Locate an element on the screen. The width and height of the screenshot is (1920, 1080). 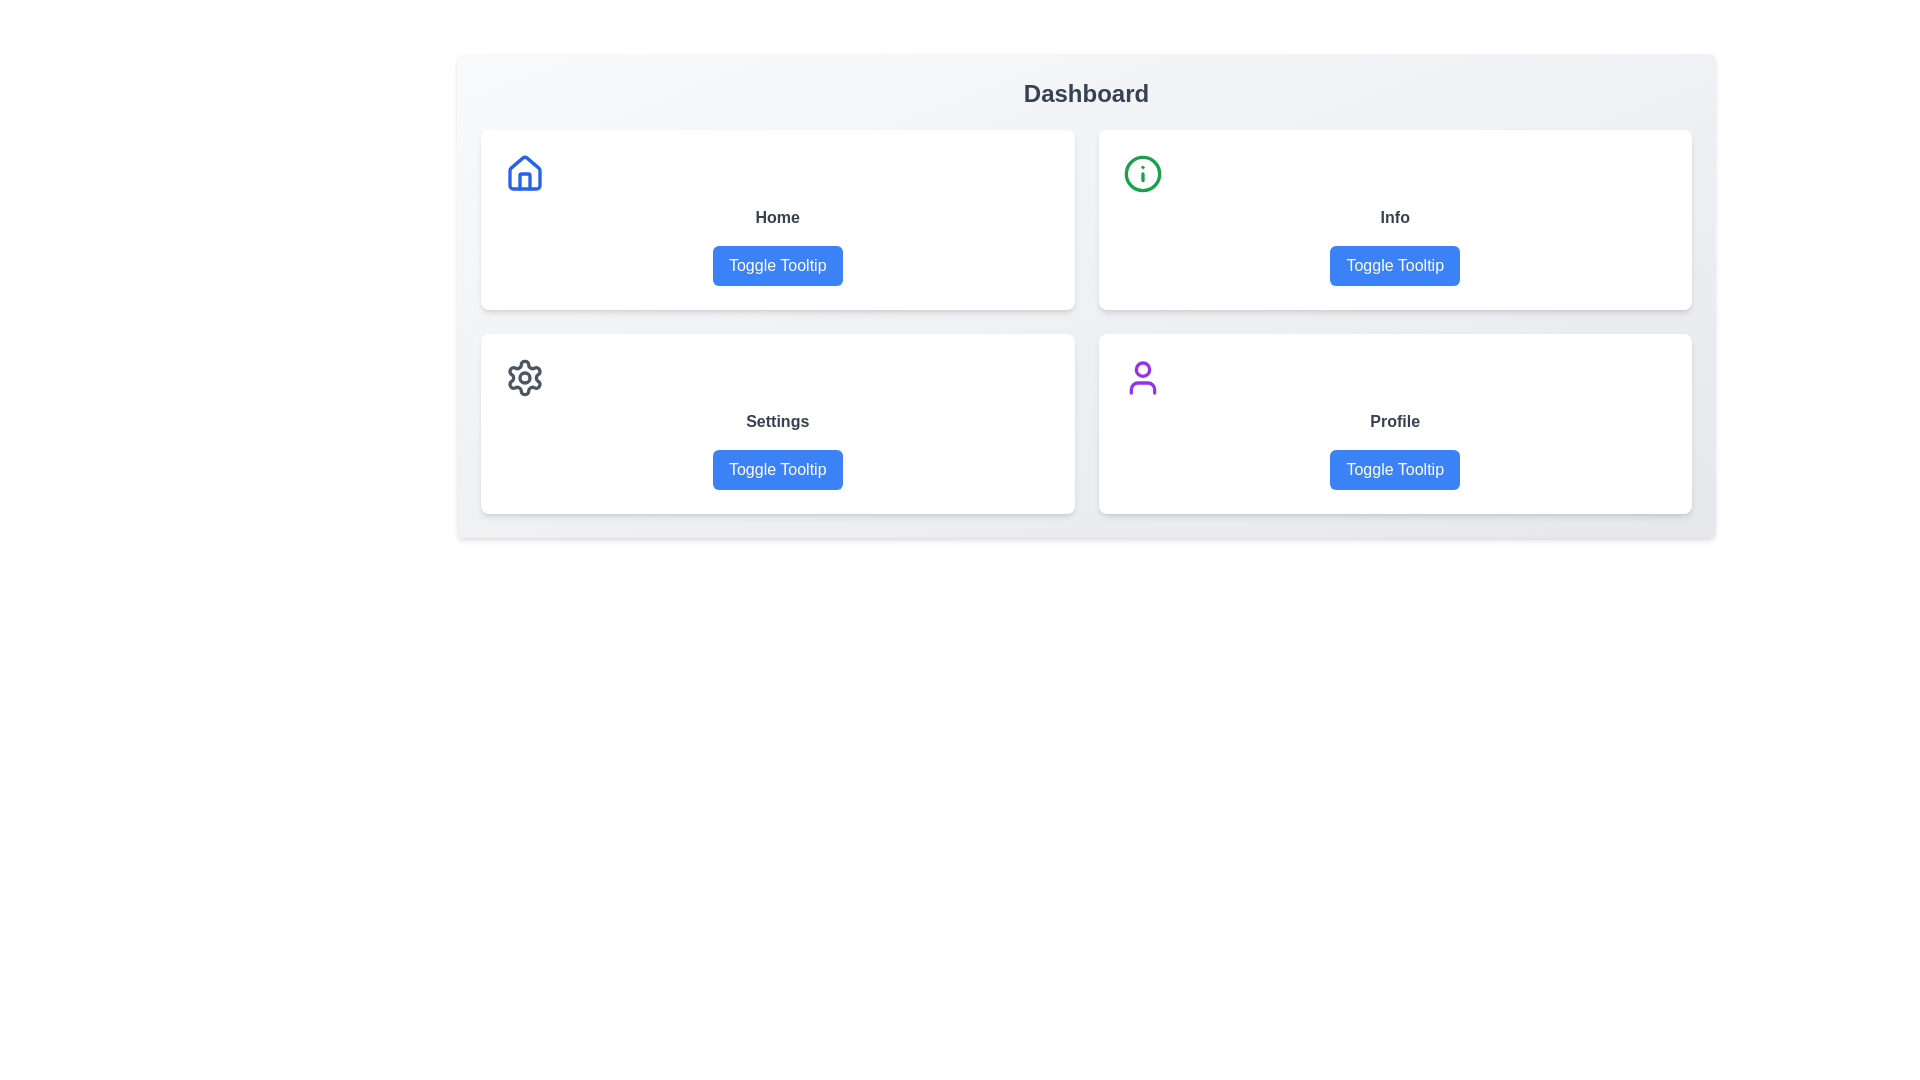
the 'Info' static text label located in the top-right card of the interface, which is centered horizontally within the card and positioned below a green circular icon and above the 'Toggle Tooltip' button is located at coordinates (1394, 218).